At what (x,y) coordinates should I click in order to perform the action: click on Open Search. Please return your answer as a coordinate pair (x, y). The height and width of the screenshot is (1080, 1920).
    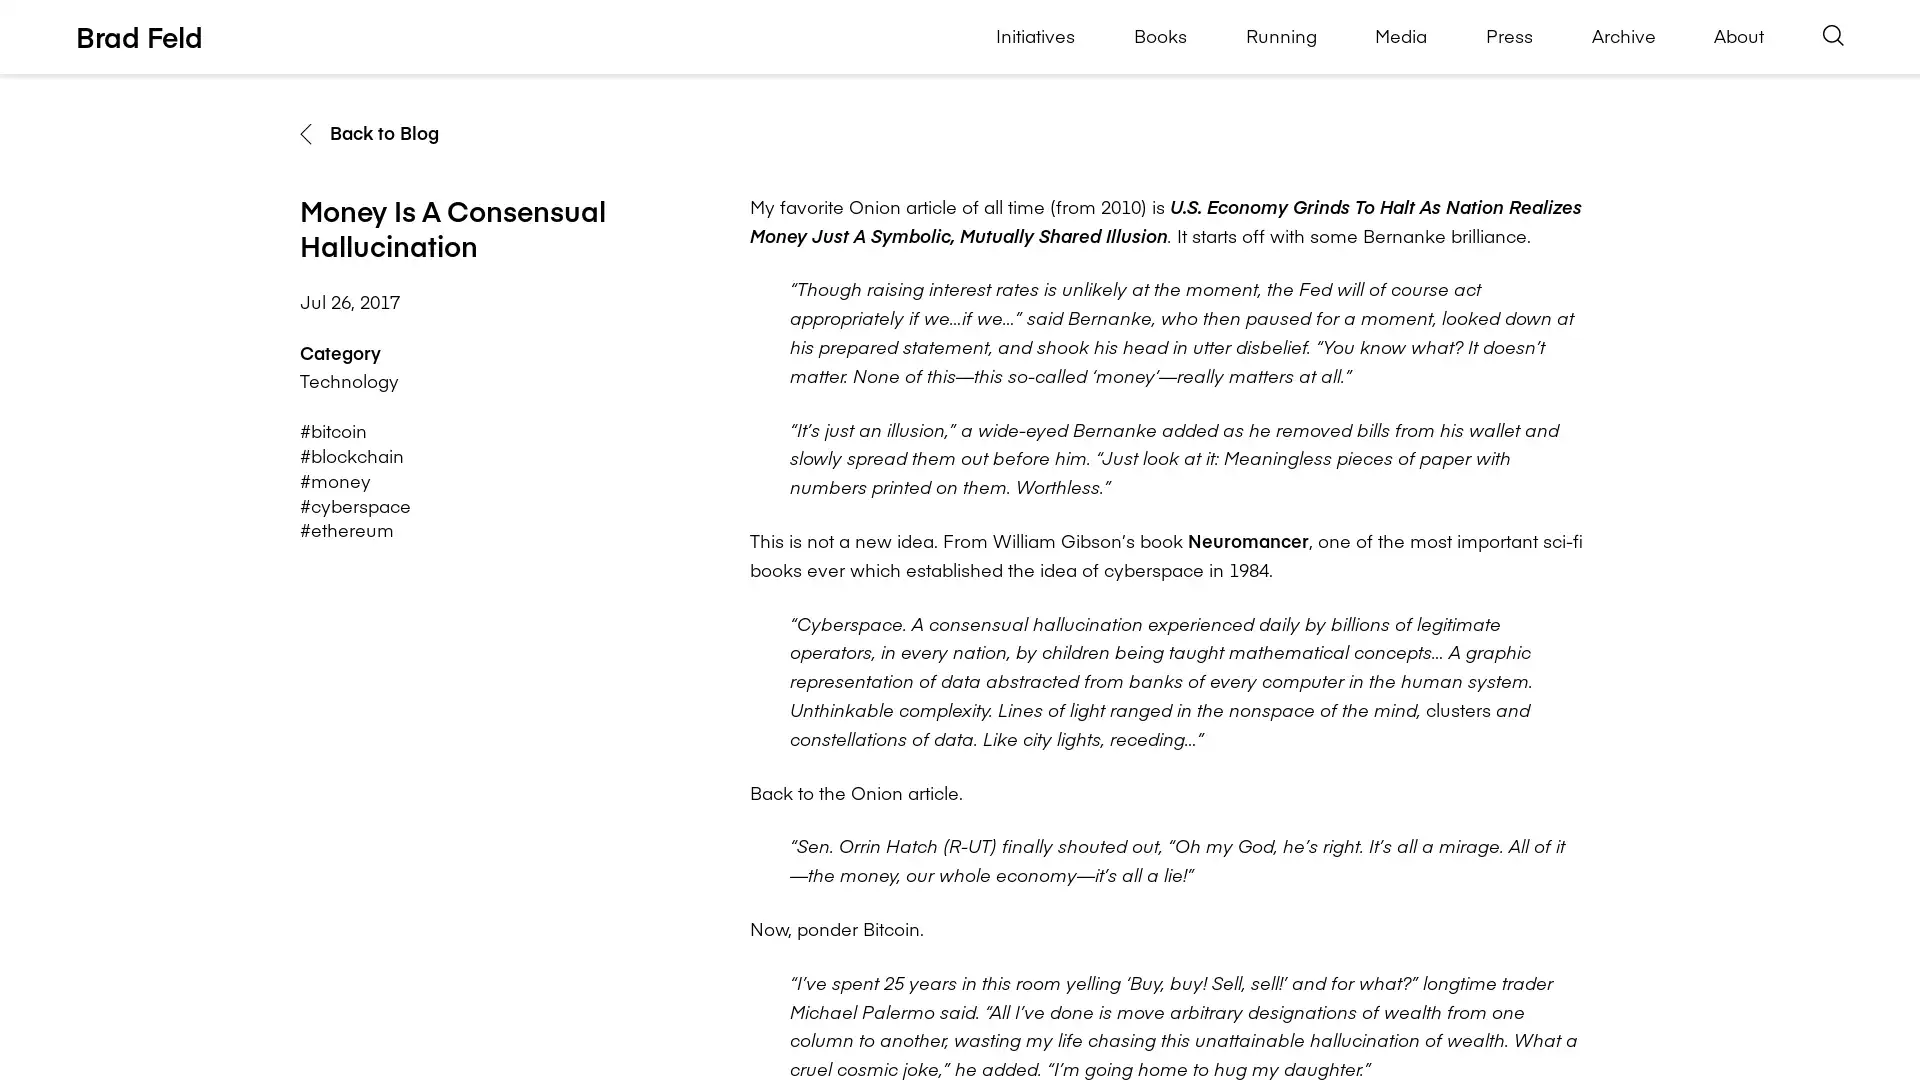
    Looking at the image, I should click on (1833, 36).